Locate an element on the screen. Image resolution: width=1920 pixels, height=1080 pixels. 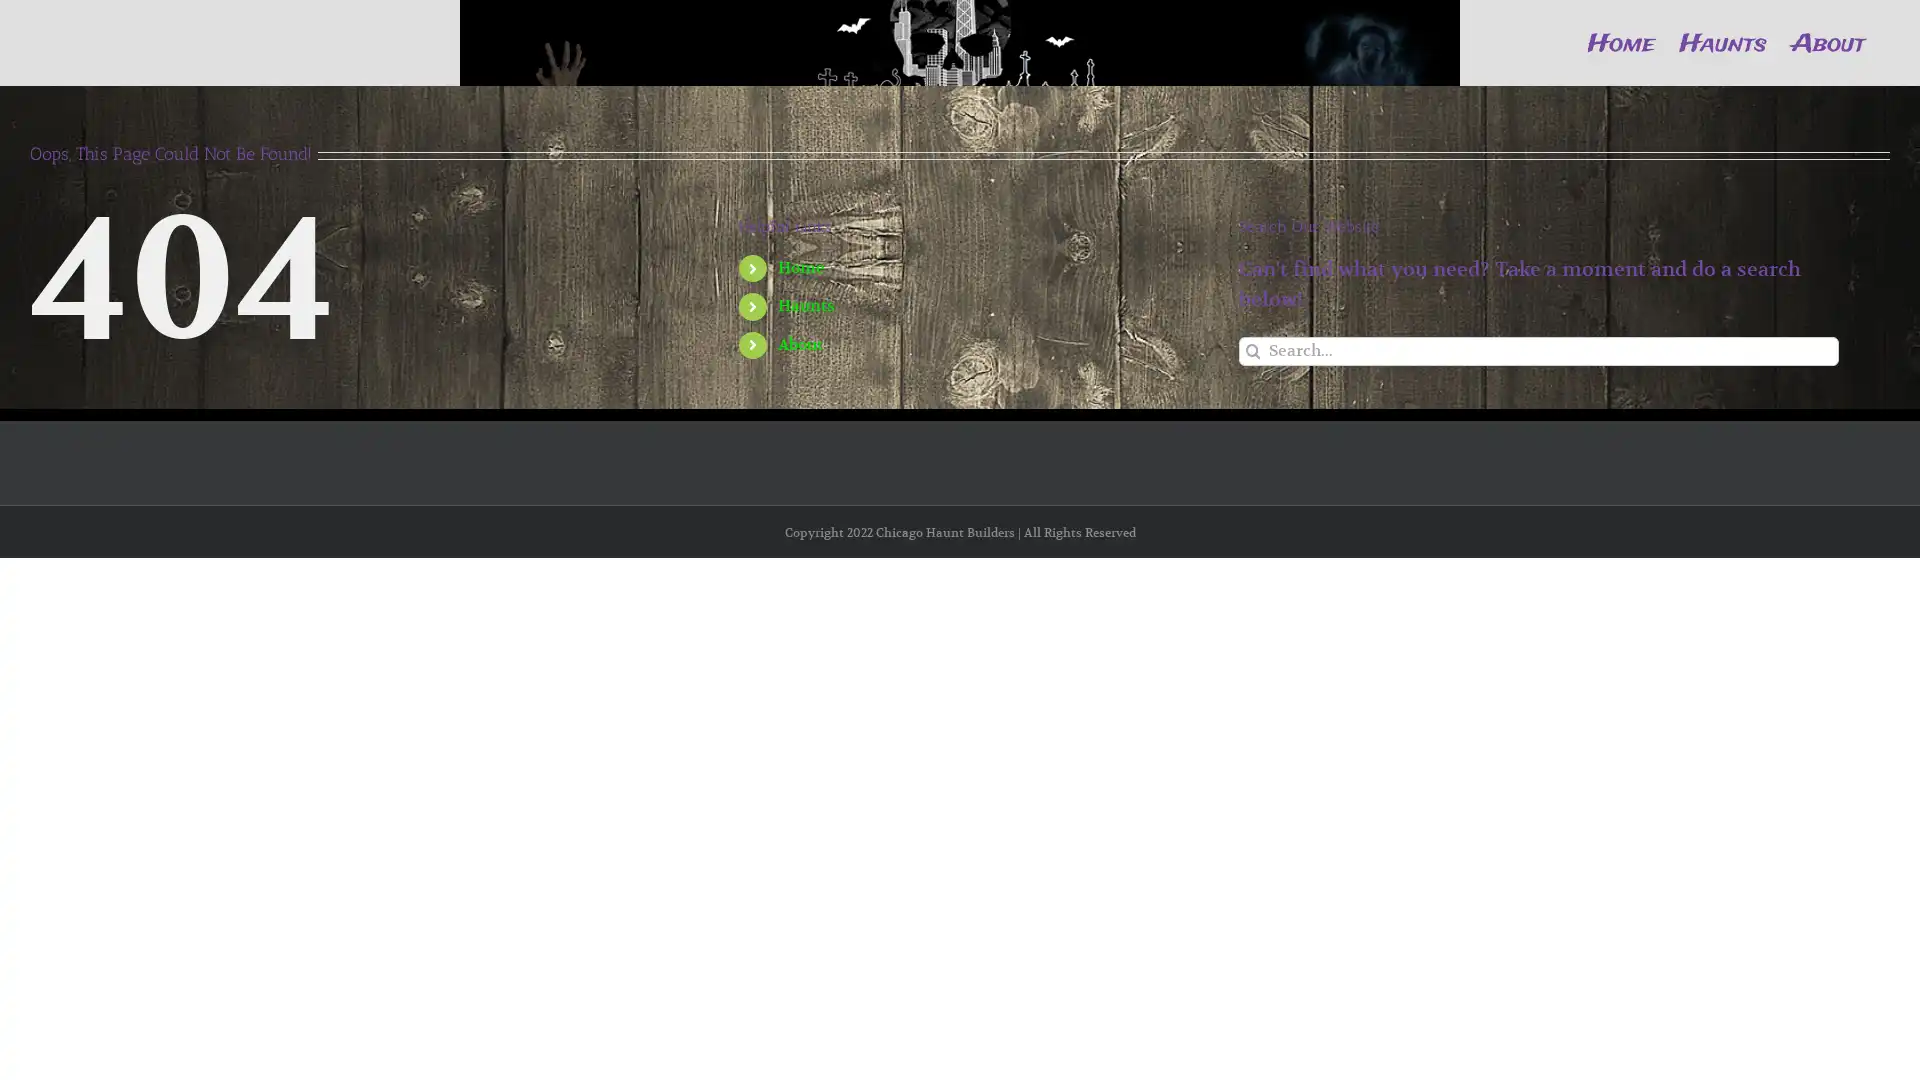
Search is located at coordinates (1252, 413).